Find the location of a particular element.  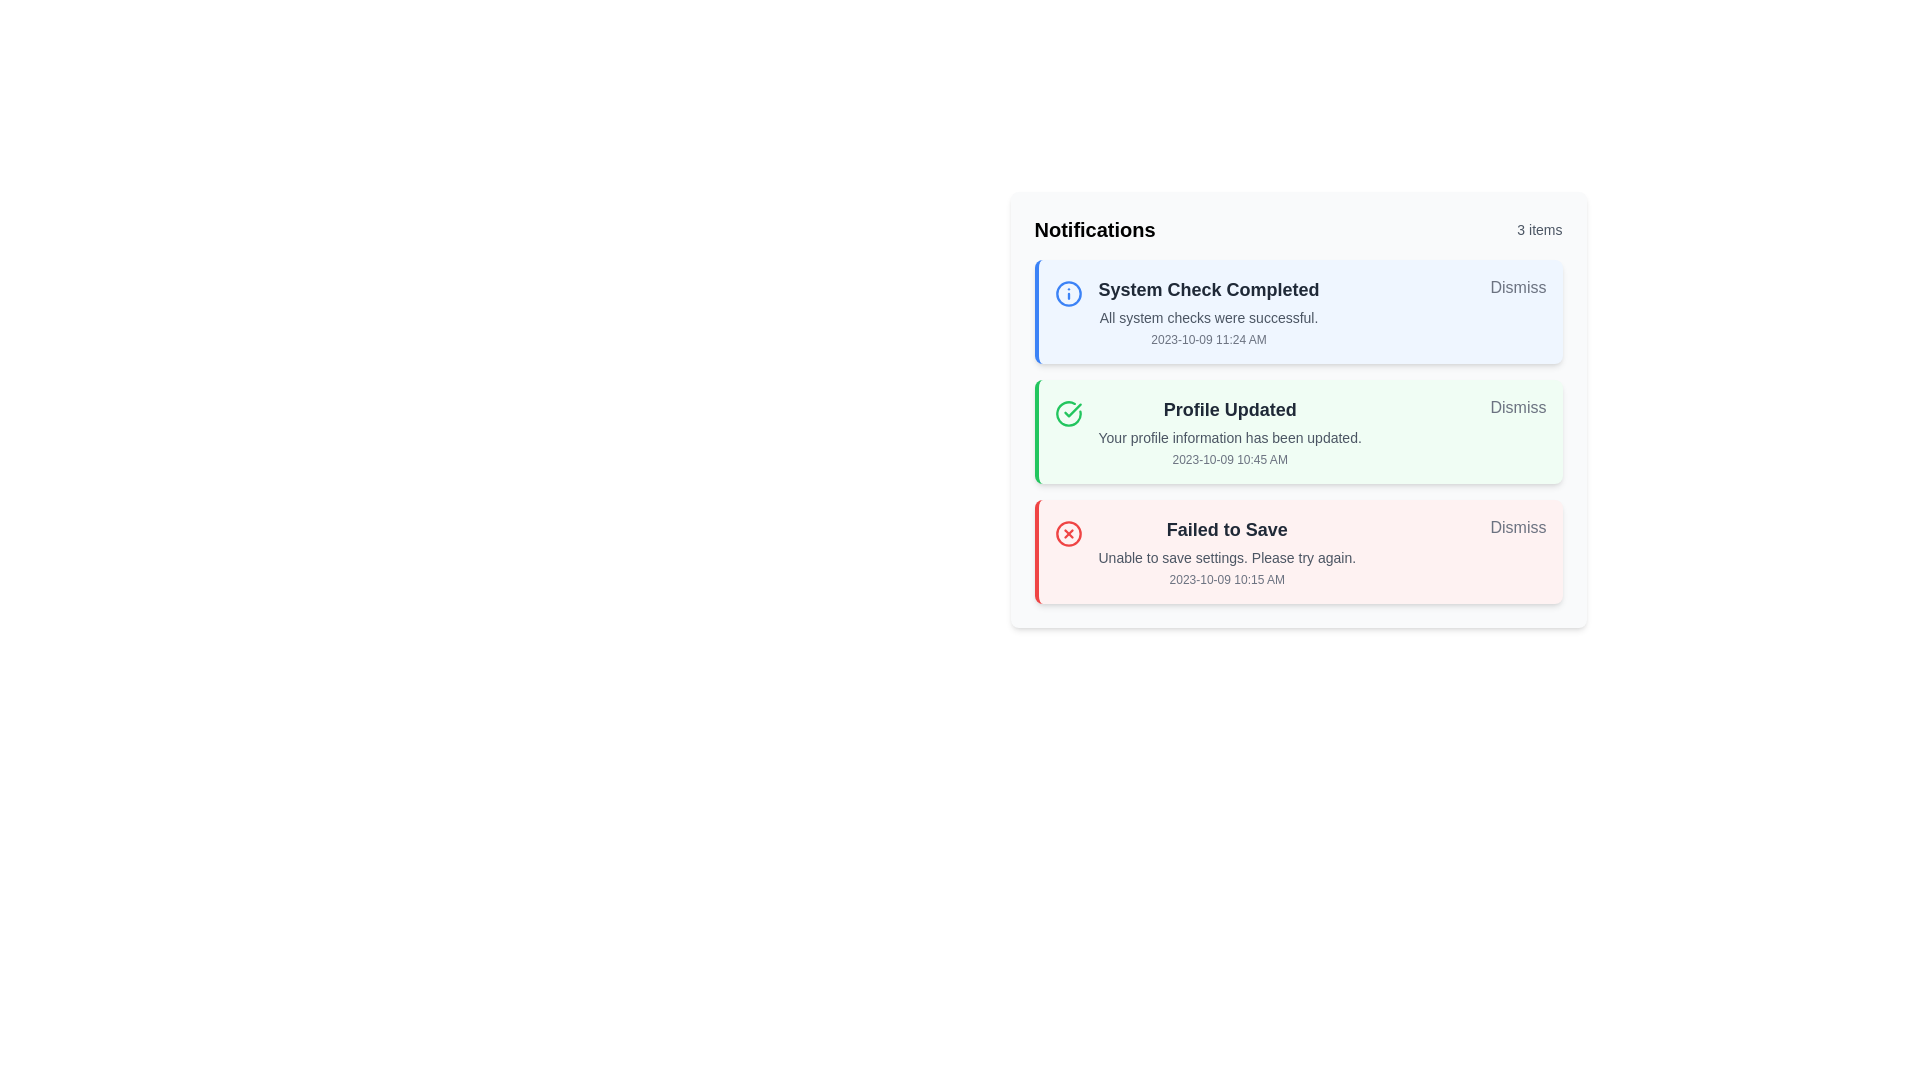

the static text label that informs the user of a failed saving operation, located in the third notification card, positioned below the title of the second notification is located at coordinates (1226, 528).